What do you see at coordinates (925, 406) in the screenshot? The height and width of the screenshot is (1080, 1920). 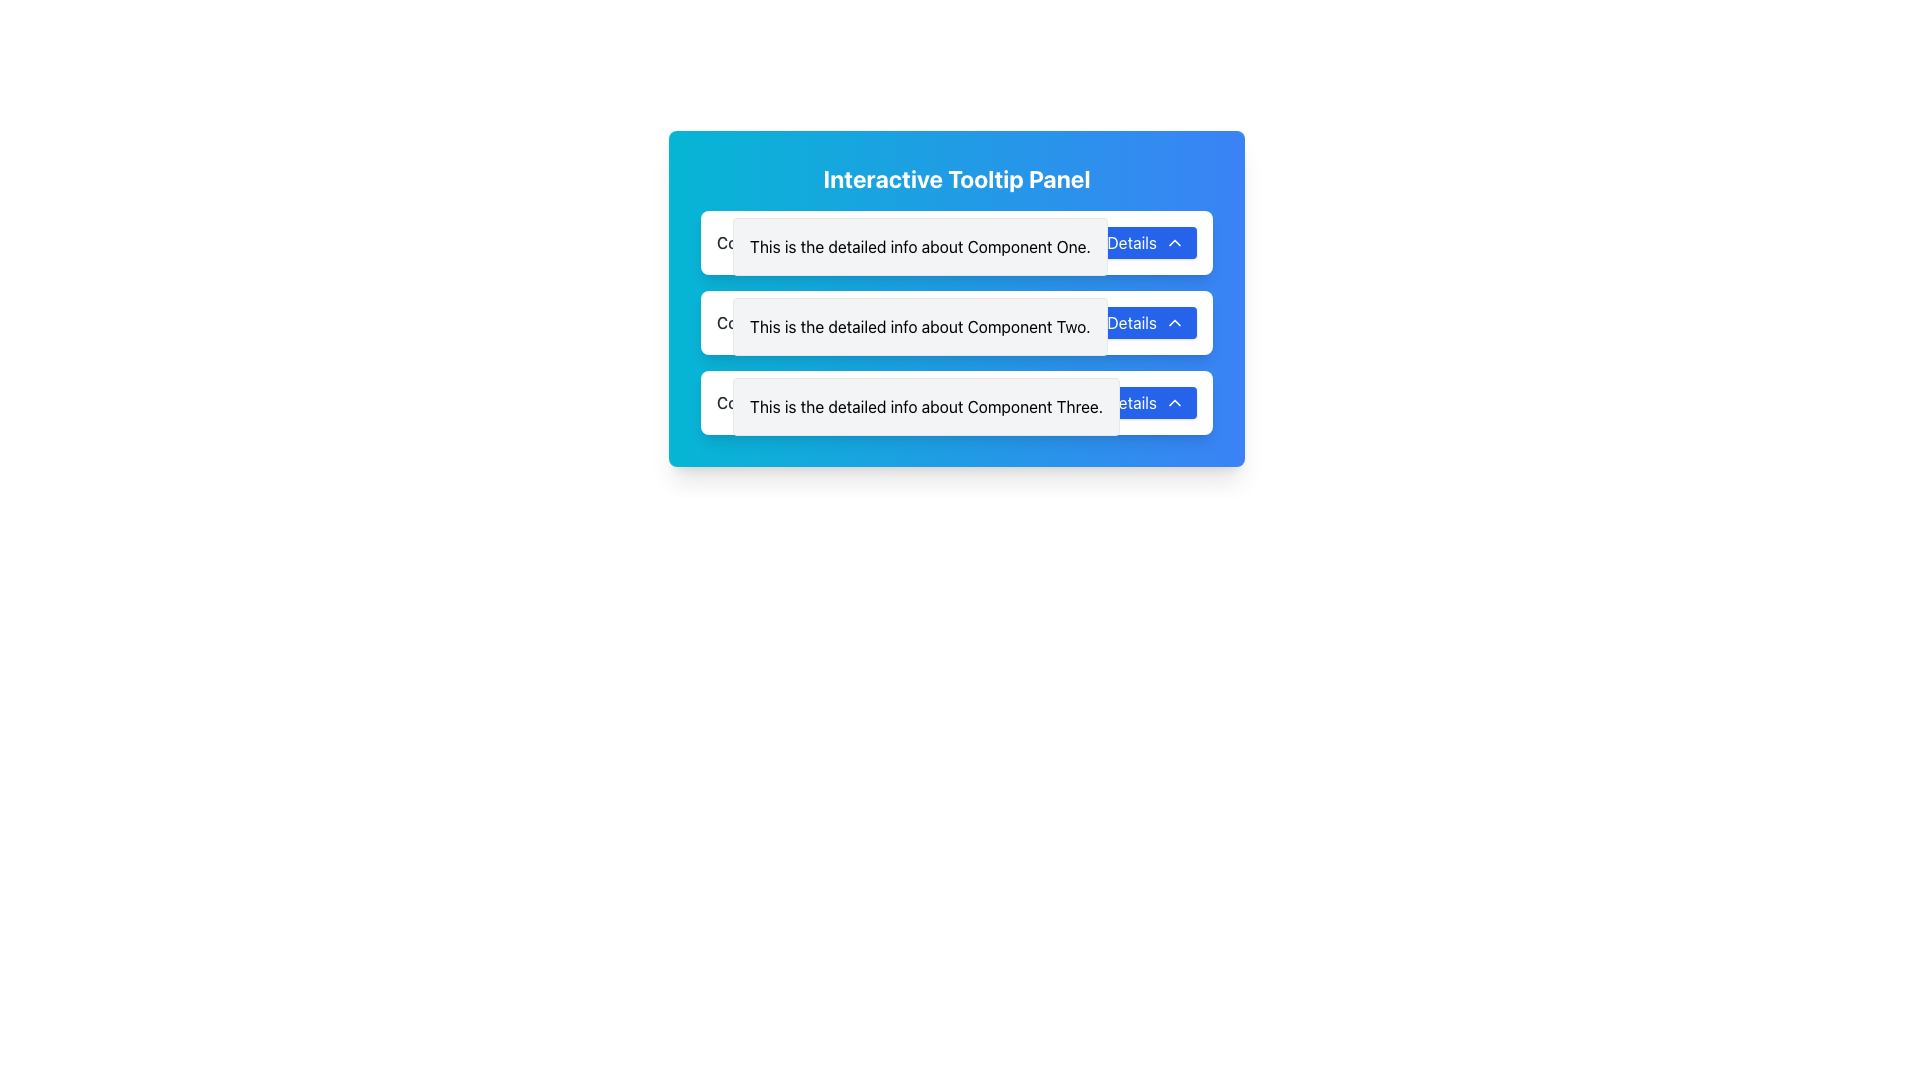 I see `information presented in the Informational text panel that contains the text 'This is the detailed info about Component Three.'` at bounding box center [925, 406].